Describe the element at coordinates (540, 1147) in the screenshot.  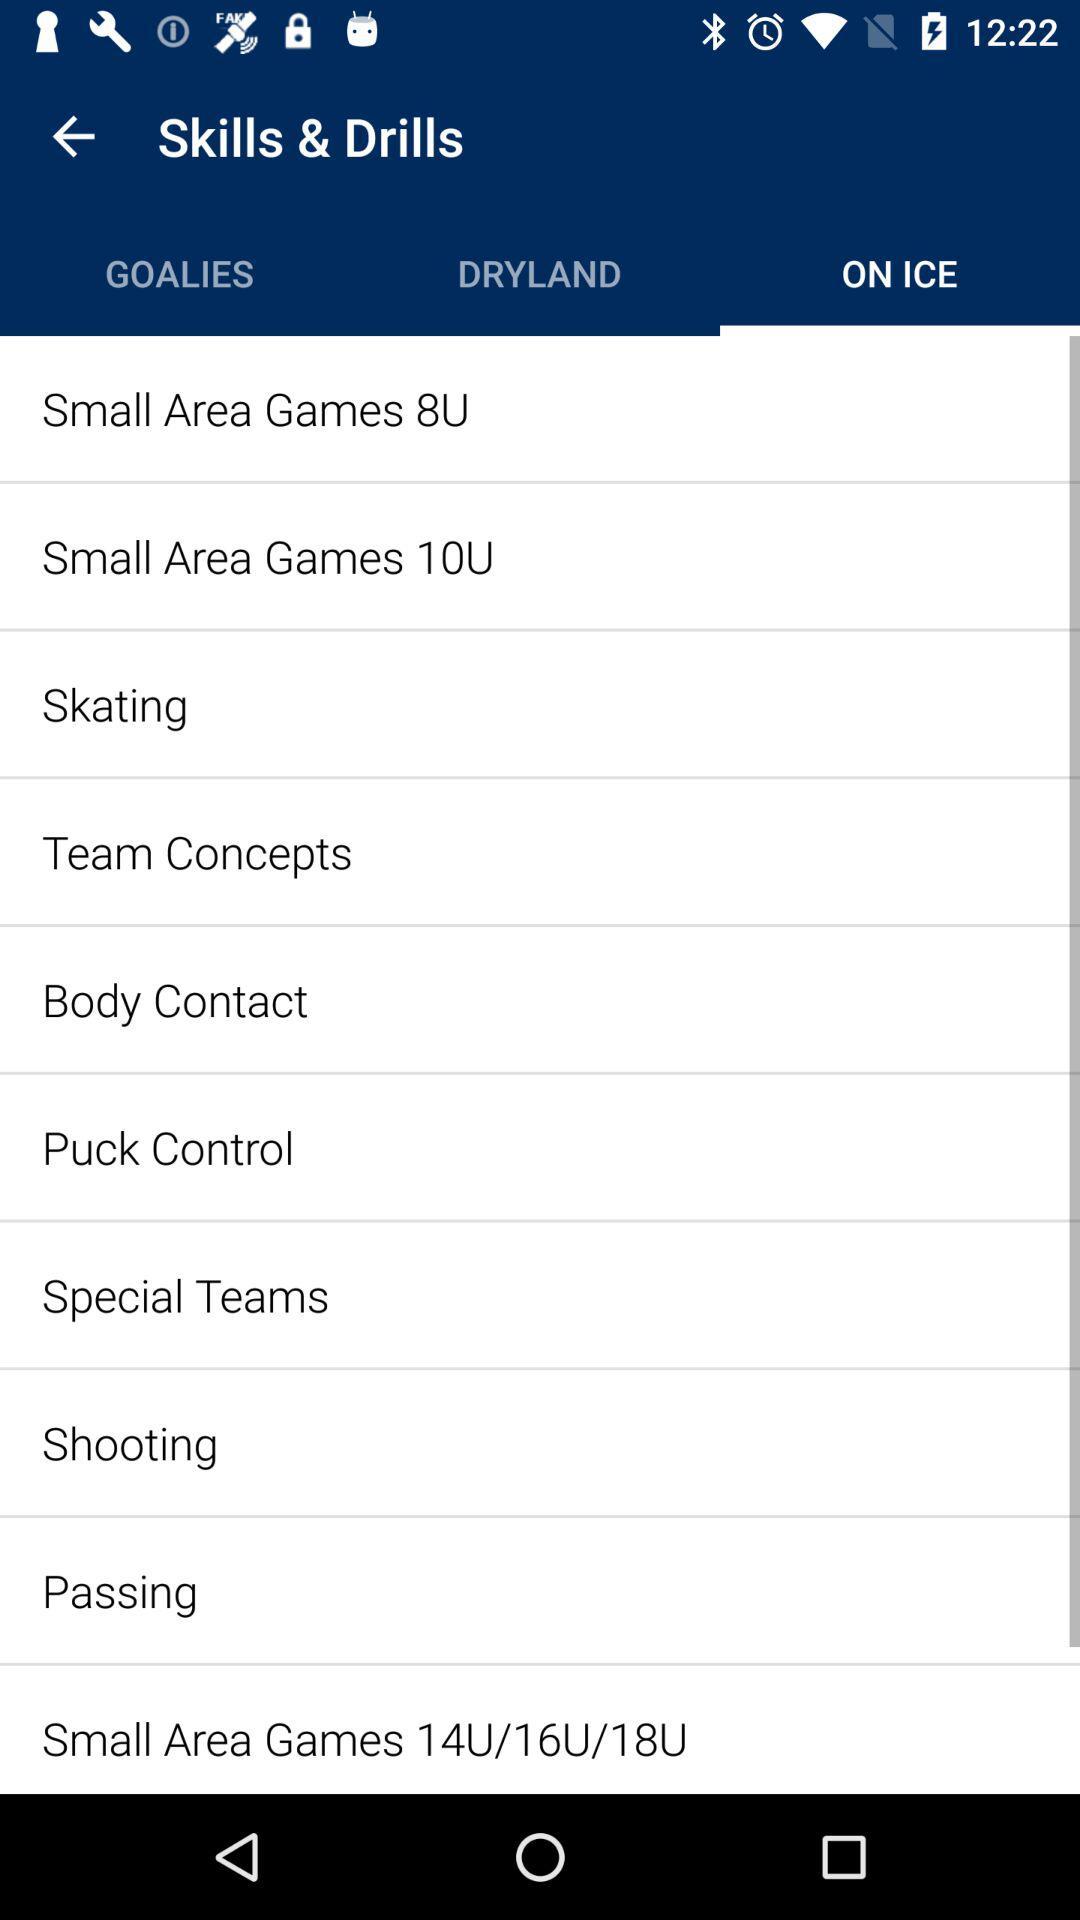
I see `the item below body contact` at that location.